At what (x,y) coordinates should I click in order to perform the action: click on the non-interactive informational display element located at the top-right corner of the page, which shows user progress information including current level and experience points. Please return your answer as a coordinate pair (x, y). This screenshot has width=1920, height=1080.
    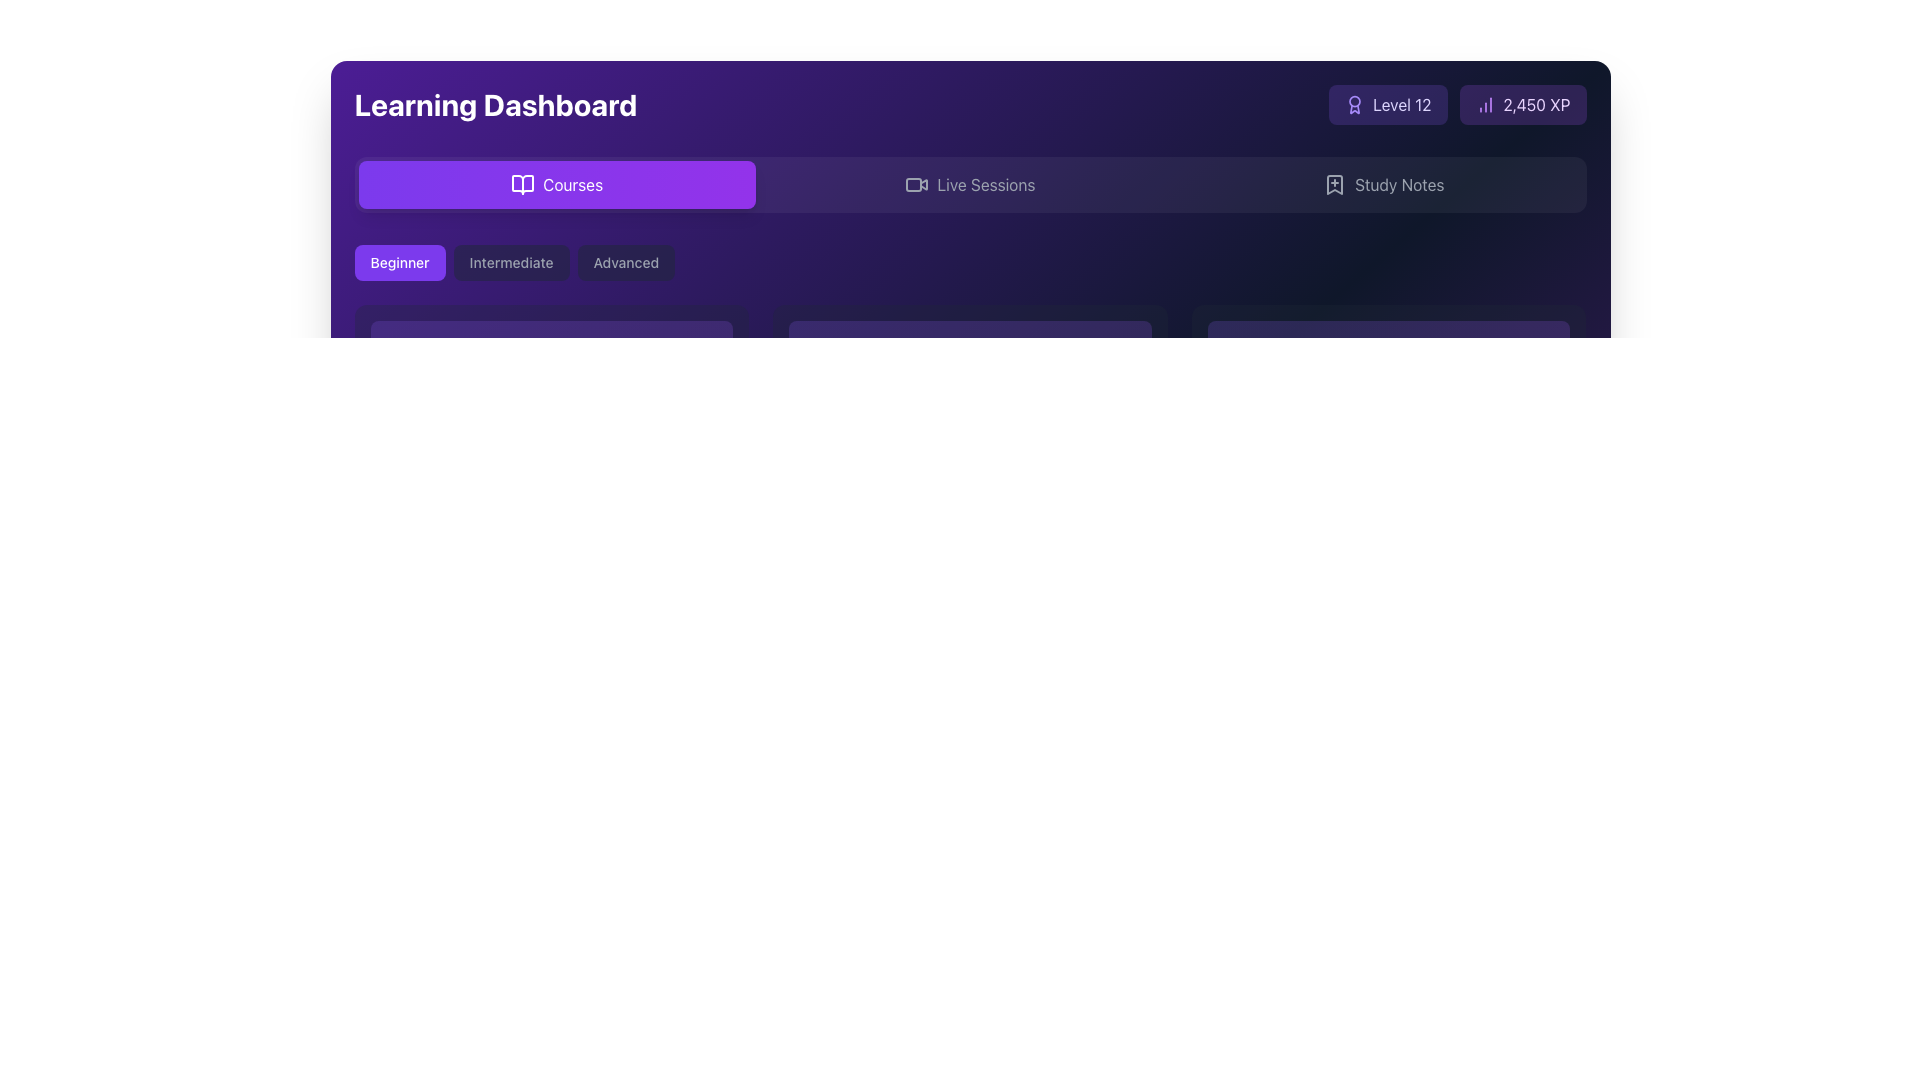
    Looking at the image, I should click on (1457, 104).